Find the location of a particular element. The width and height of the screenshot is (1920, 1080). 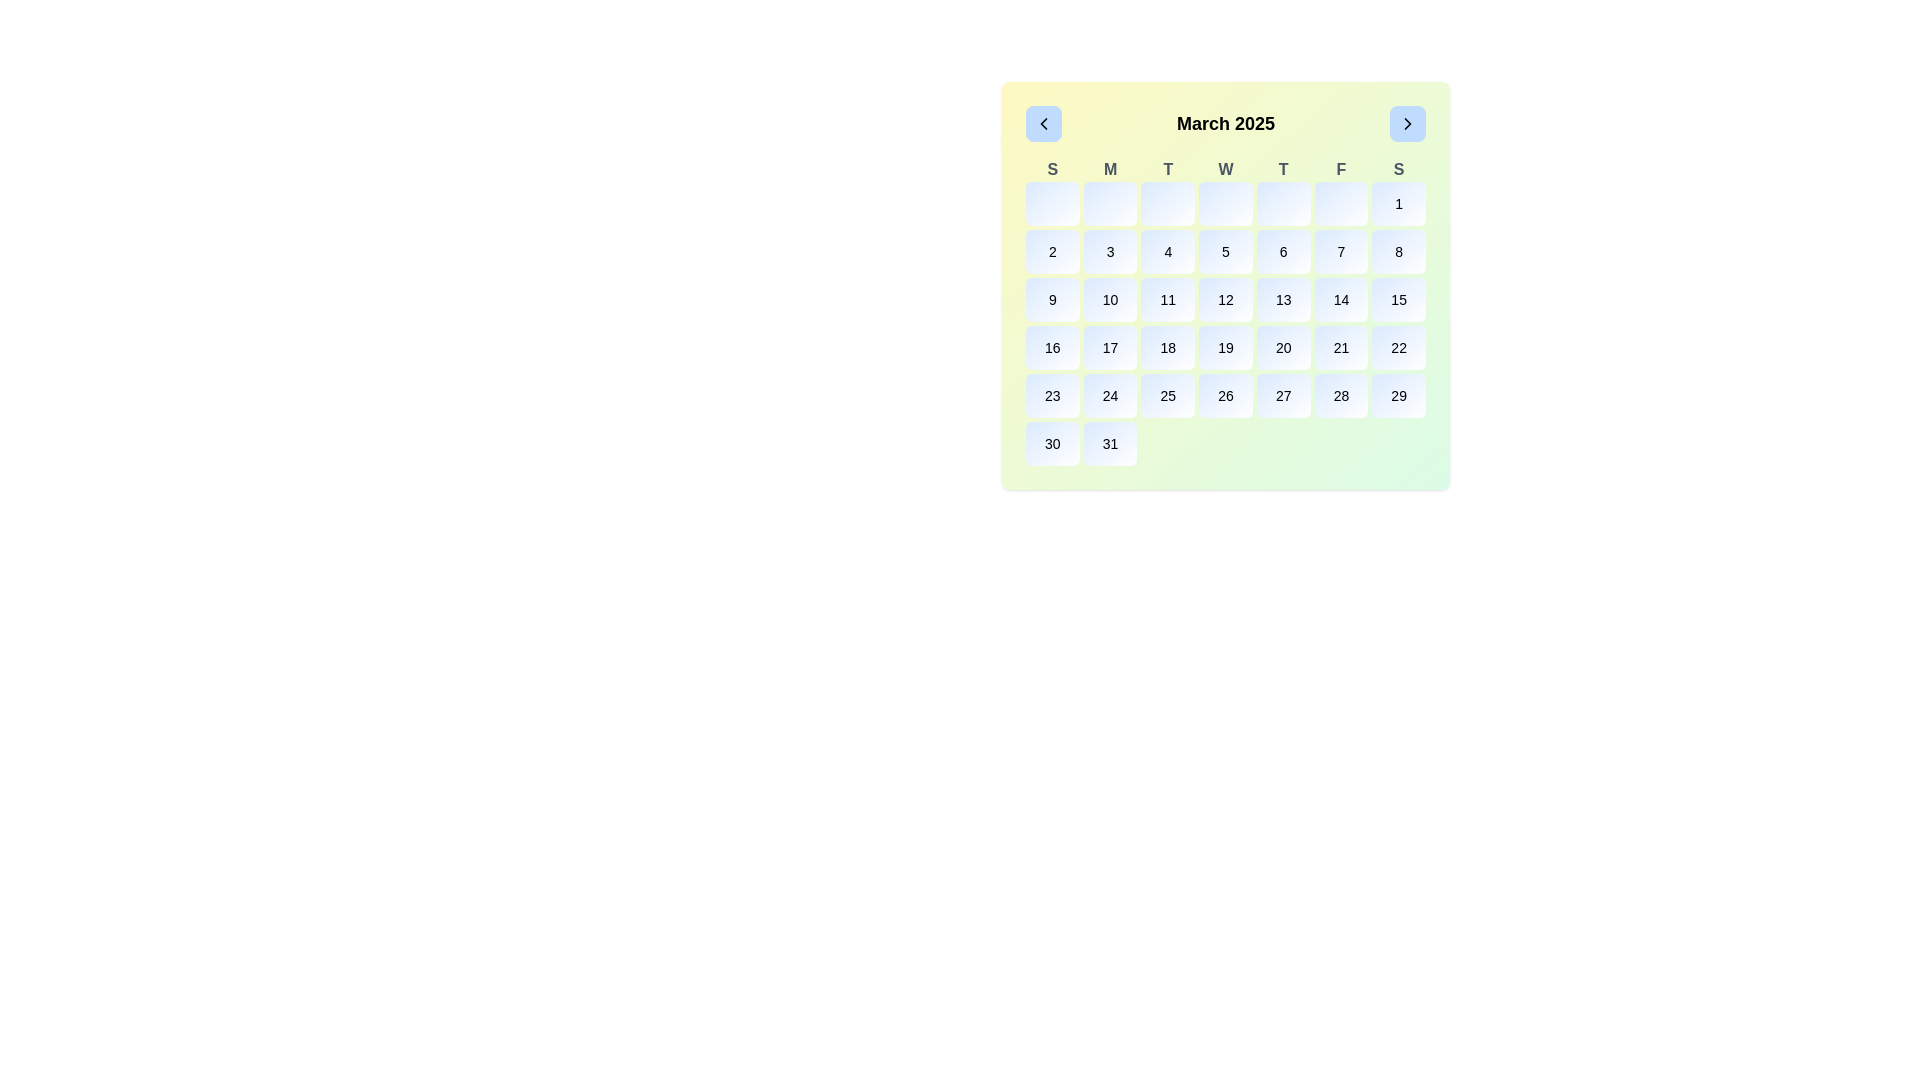

the button representing the 21st day in the calendar, which is located in the bottom row of the grid, under the Friday column is located at coordinates (1341, 346).